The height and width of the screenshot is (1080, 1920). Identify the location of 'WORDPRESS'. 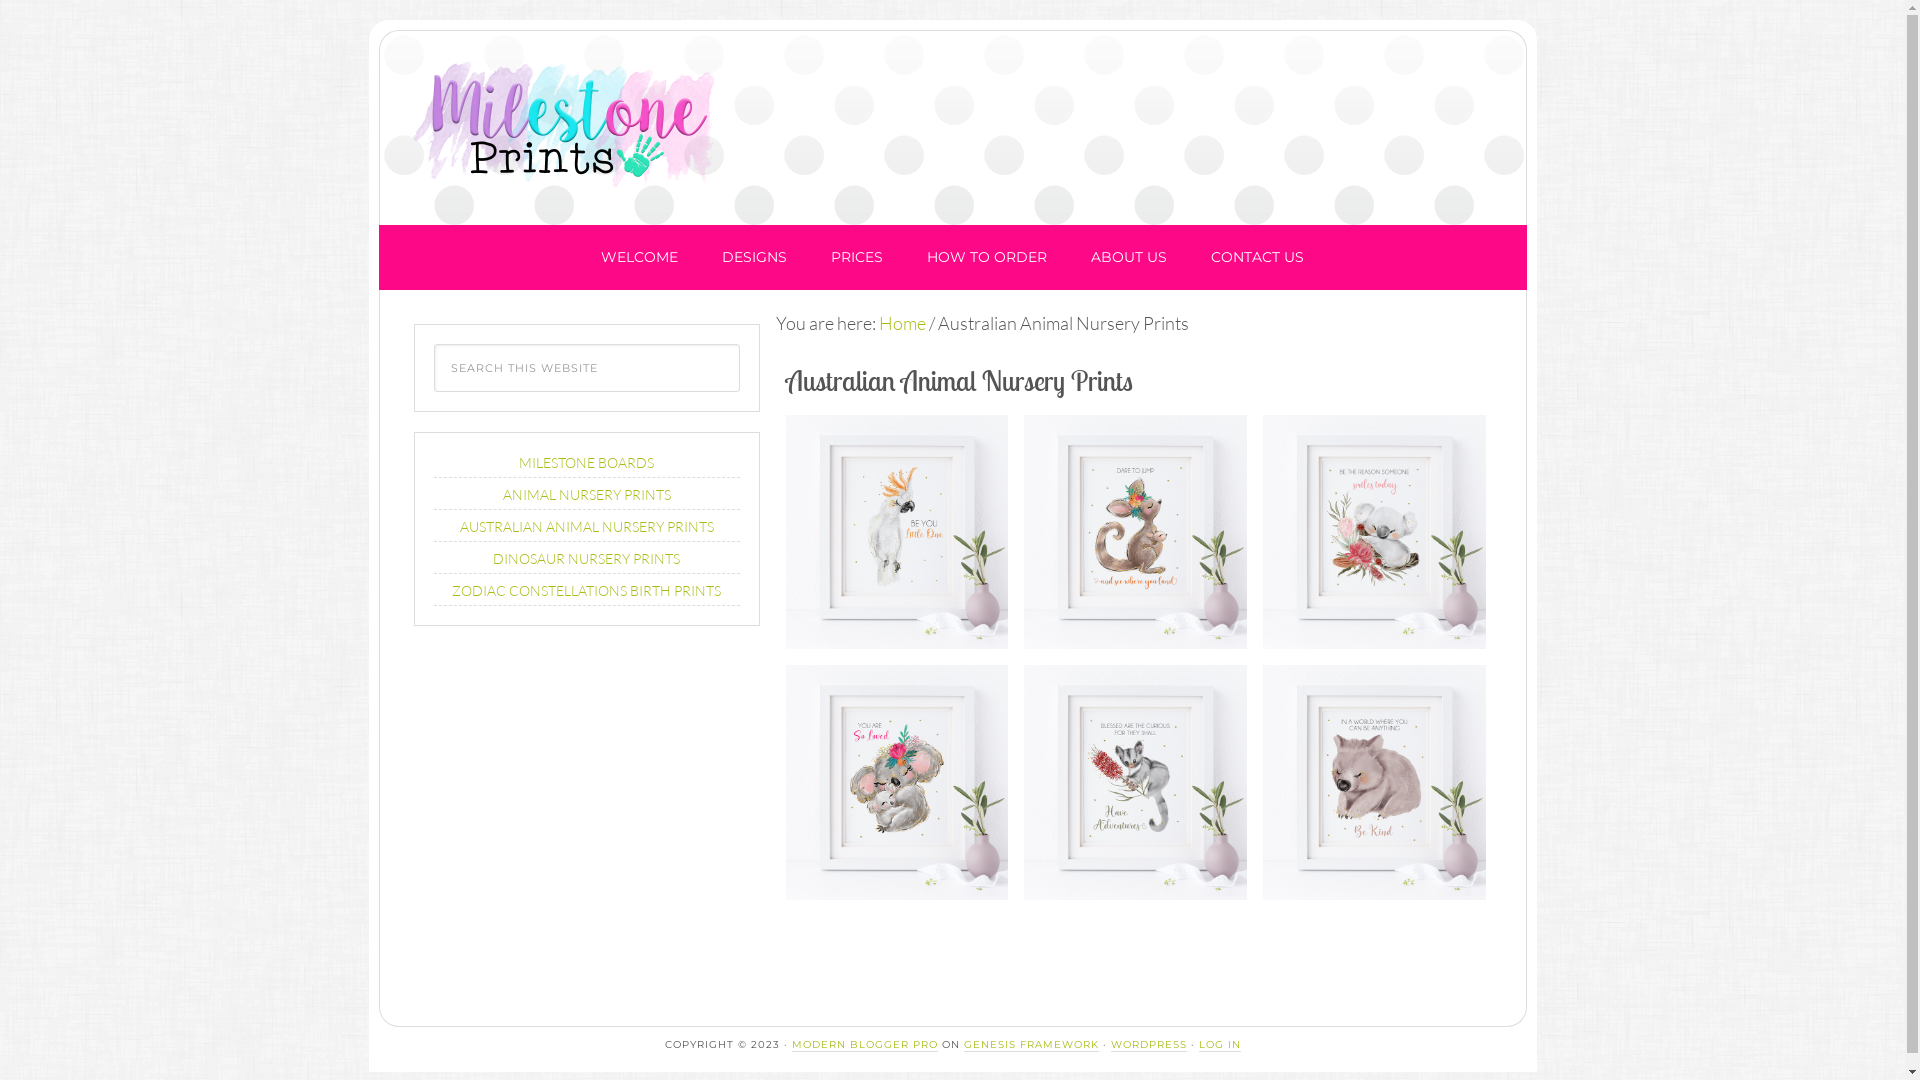
(1147, 1044).